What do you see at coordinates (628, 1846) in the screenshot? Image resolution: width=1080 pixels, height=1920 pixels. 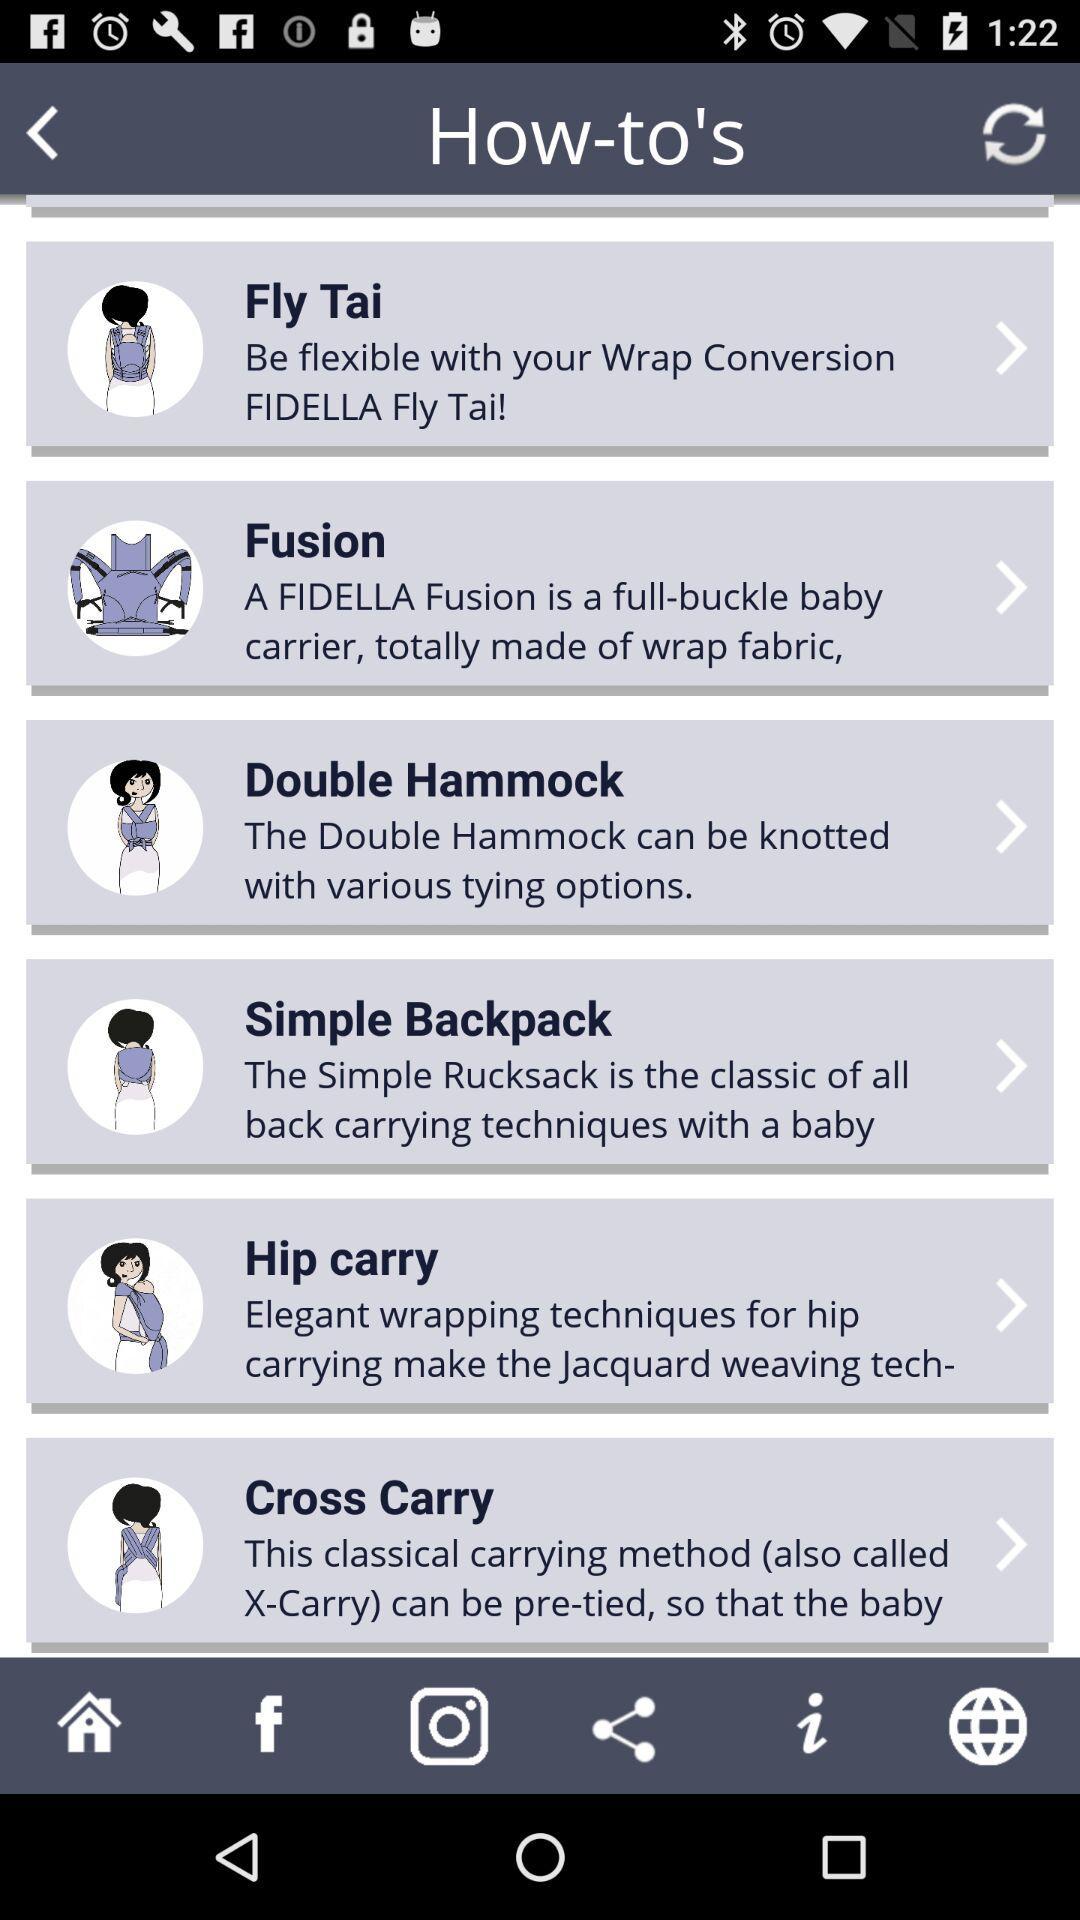 I see `the share icon` at bounding box center [628, 1846].